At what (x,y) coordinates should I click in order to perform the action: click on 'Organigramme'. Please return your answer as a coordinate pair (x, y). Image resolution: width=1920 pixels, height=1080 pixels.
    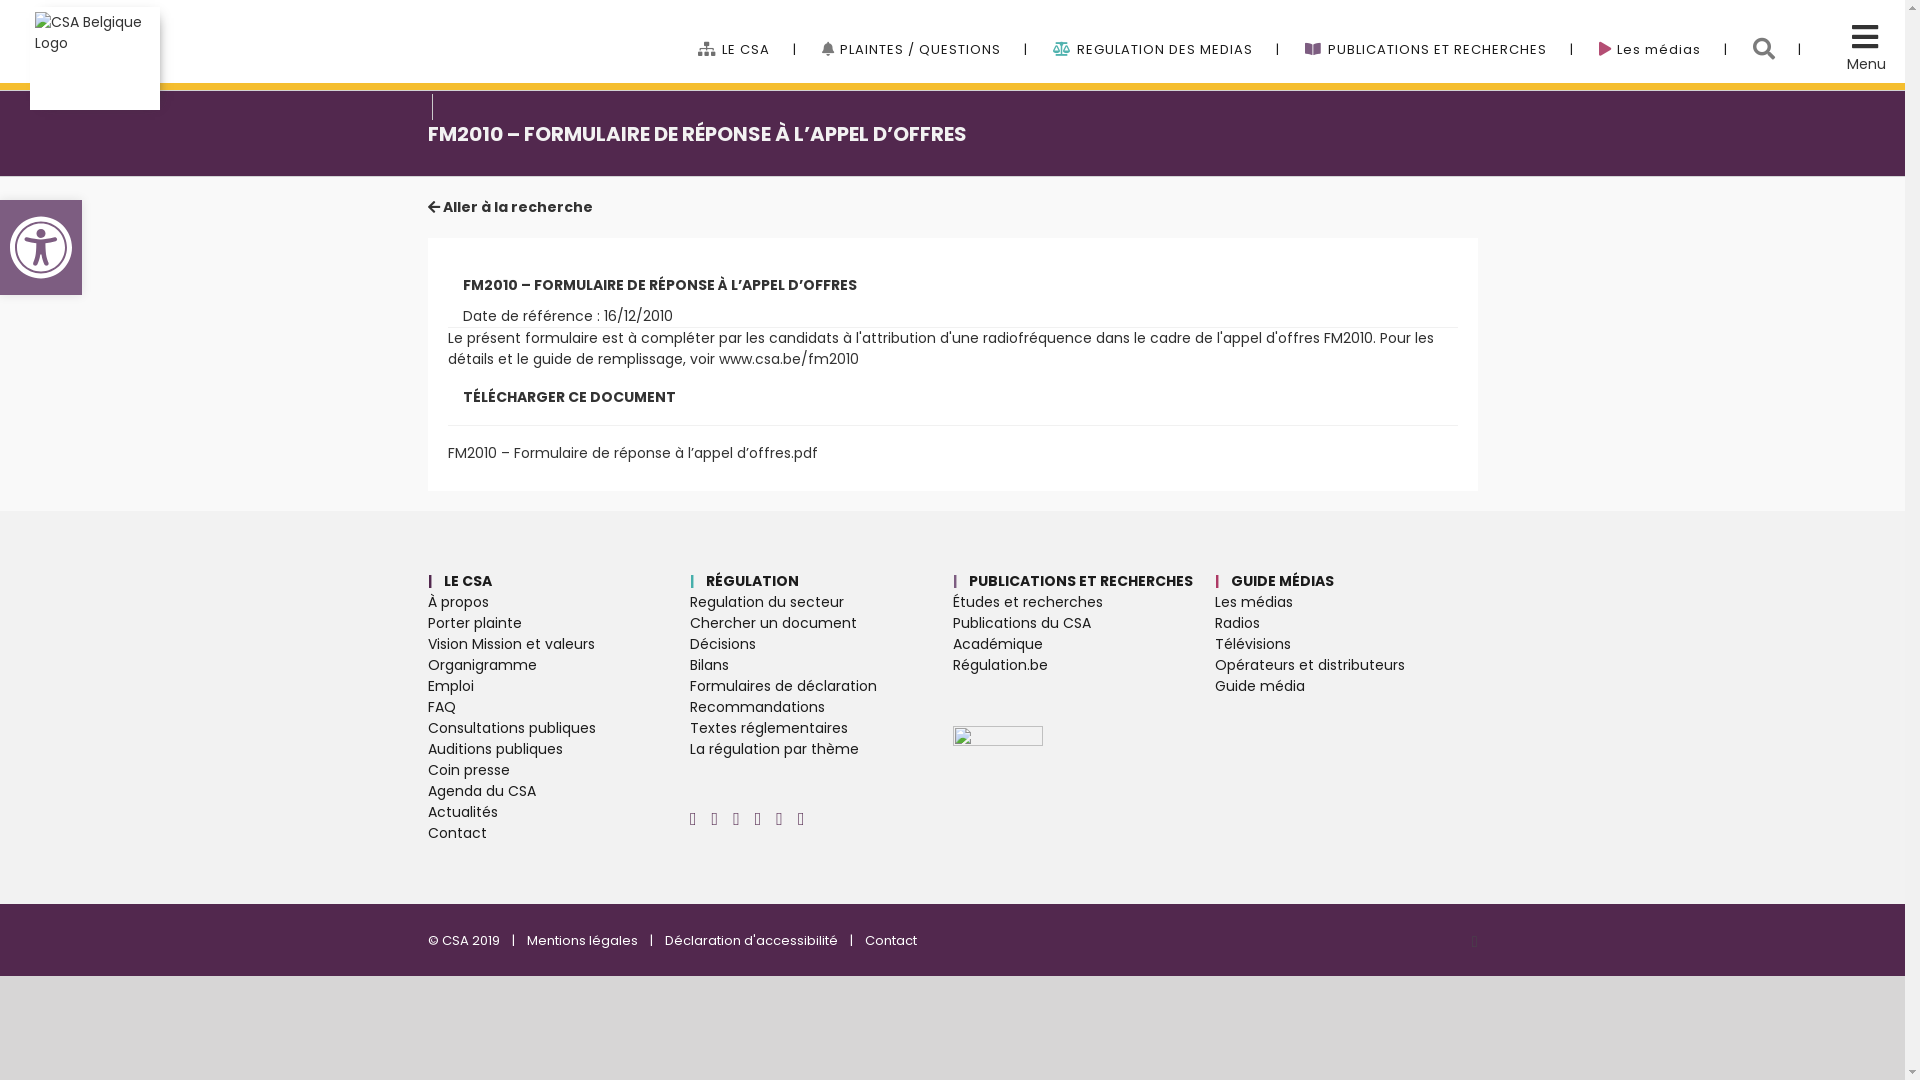
    Looking at the image, I should click on (559, 665).